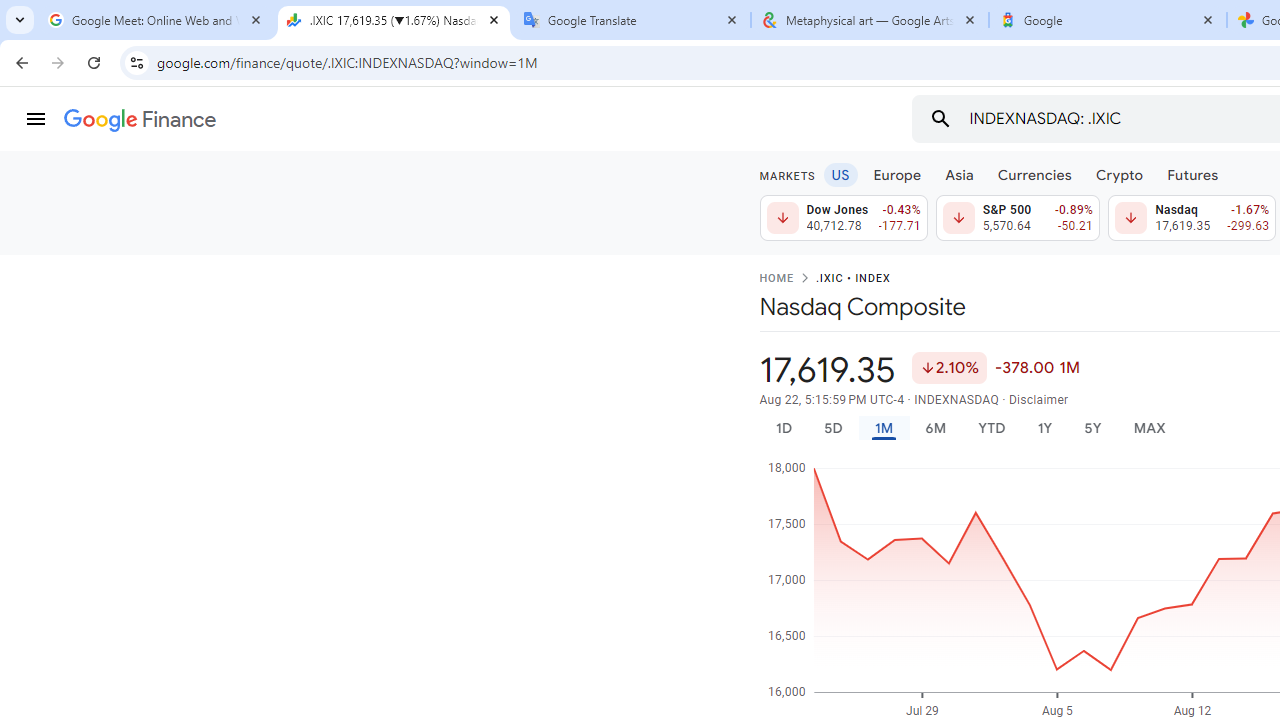 The height and width of the screenshot is (720, 1280). I want to click on 'HOME', so click(775, 279).